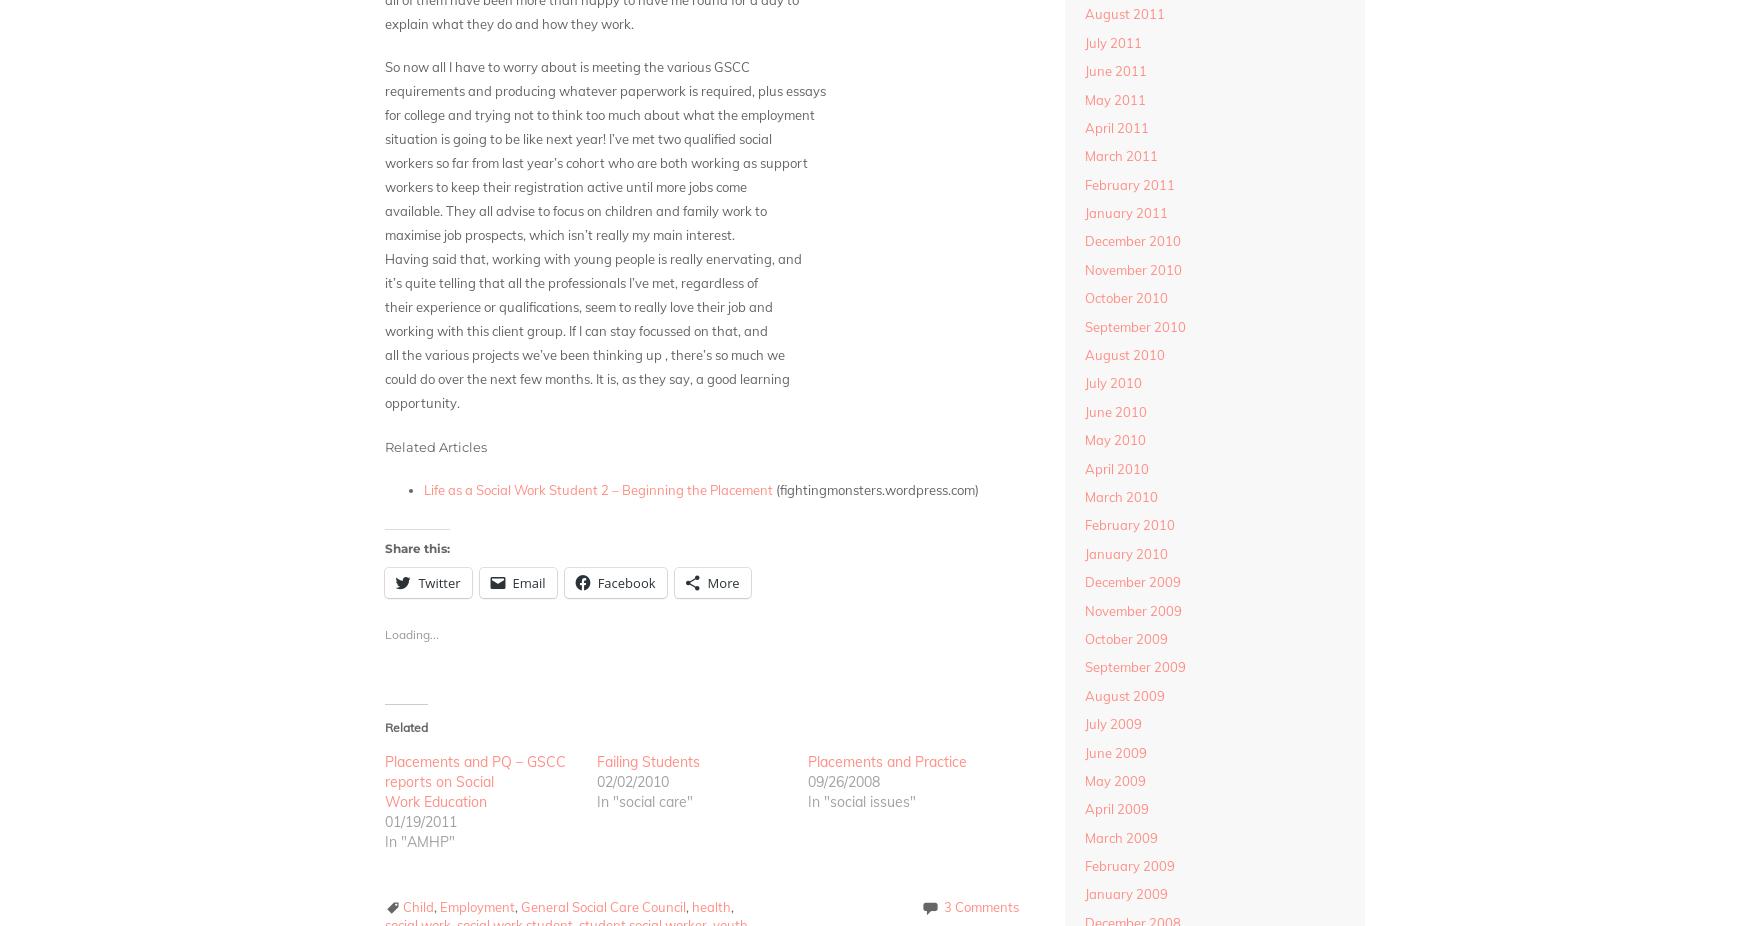 The width and height of the screenshot is (1750, 926). What do you see at coordinates (875, 489) in the screenshot?
I see `'(fightingmonsters.wordpress.com)'` at bounding box center [875, 489].